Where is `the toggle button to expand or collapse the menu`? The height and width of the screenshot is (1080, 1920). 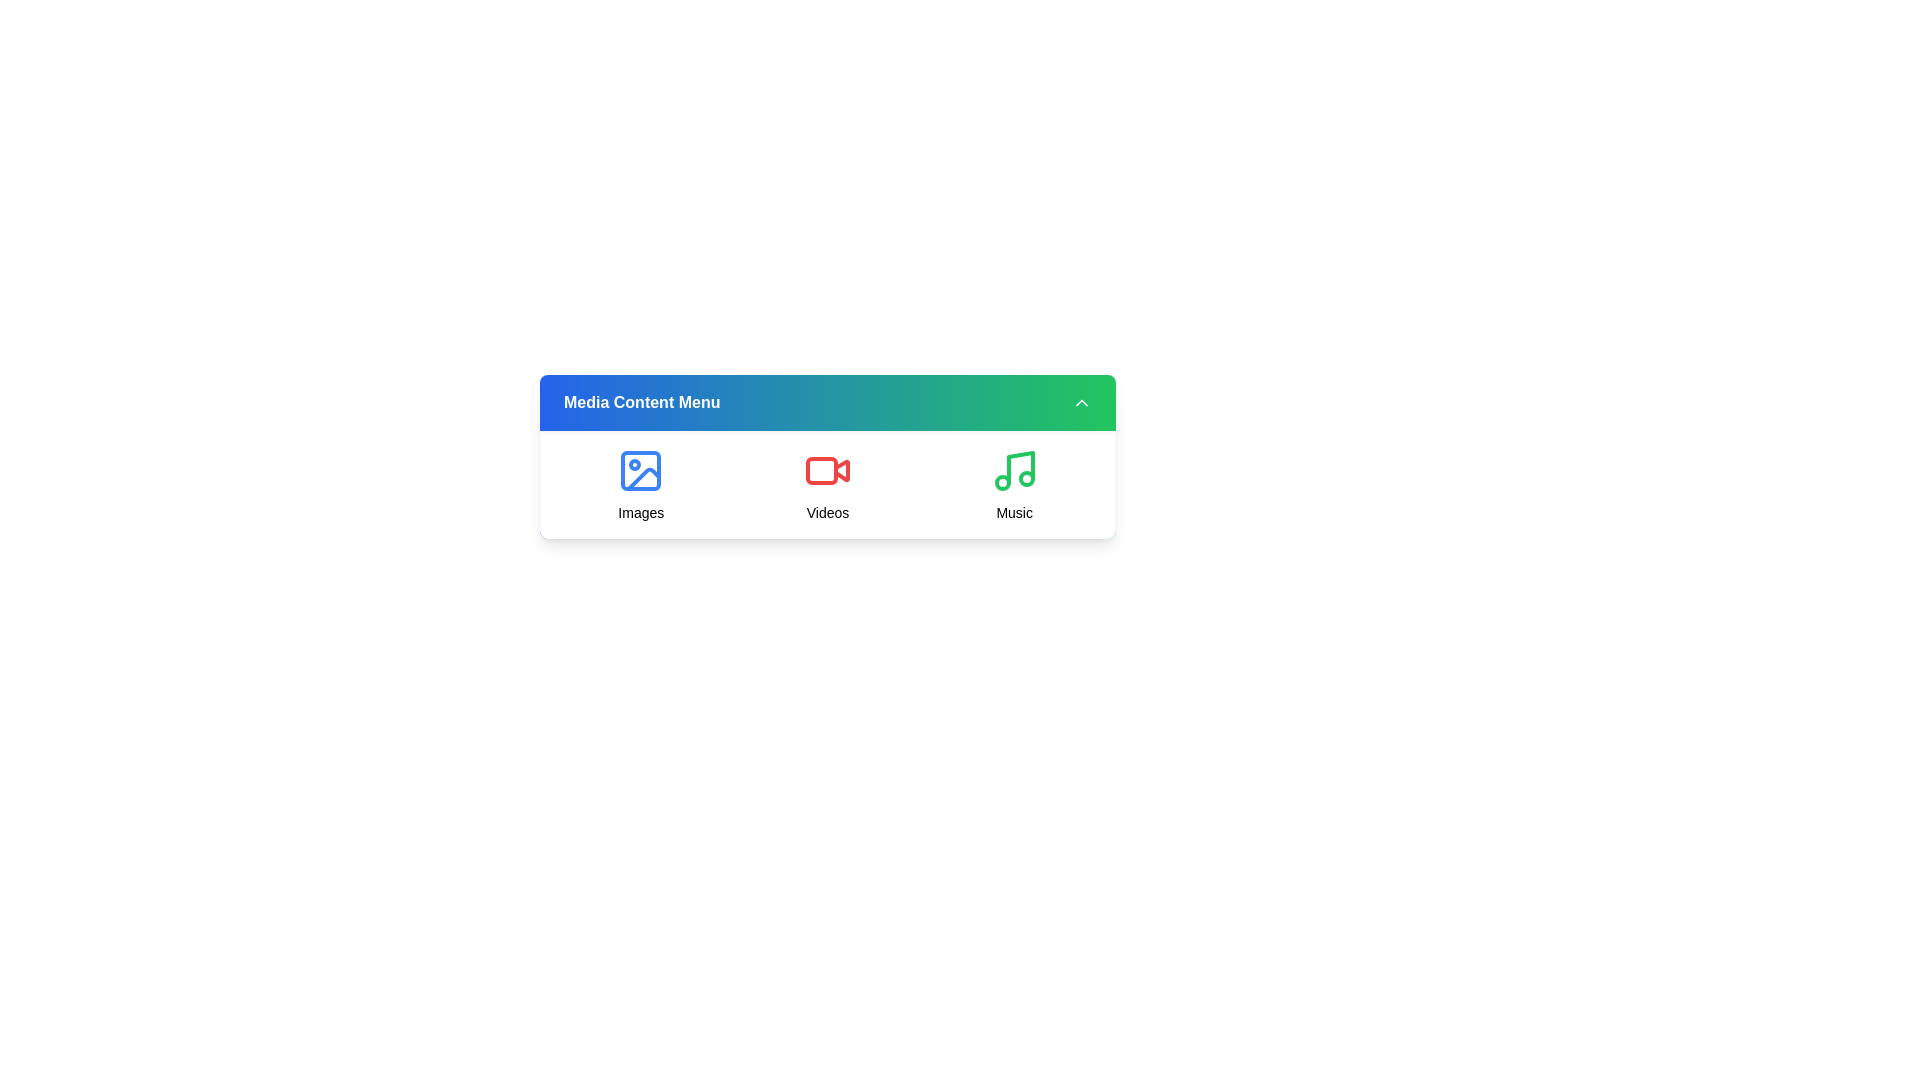 the toggle button to expand or collapse the menu is located at coordinates (1080, 402).